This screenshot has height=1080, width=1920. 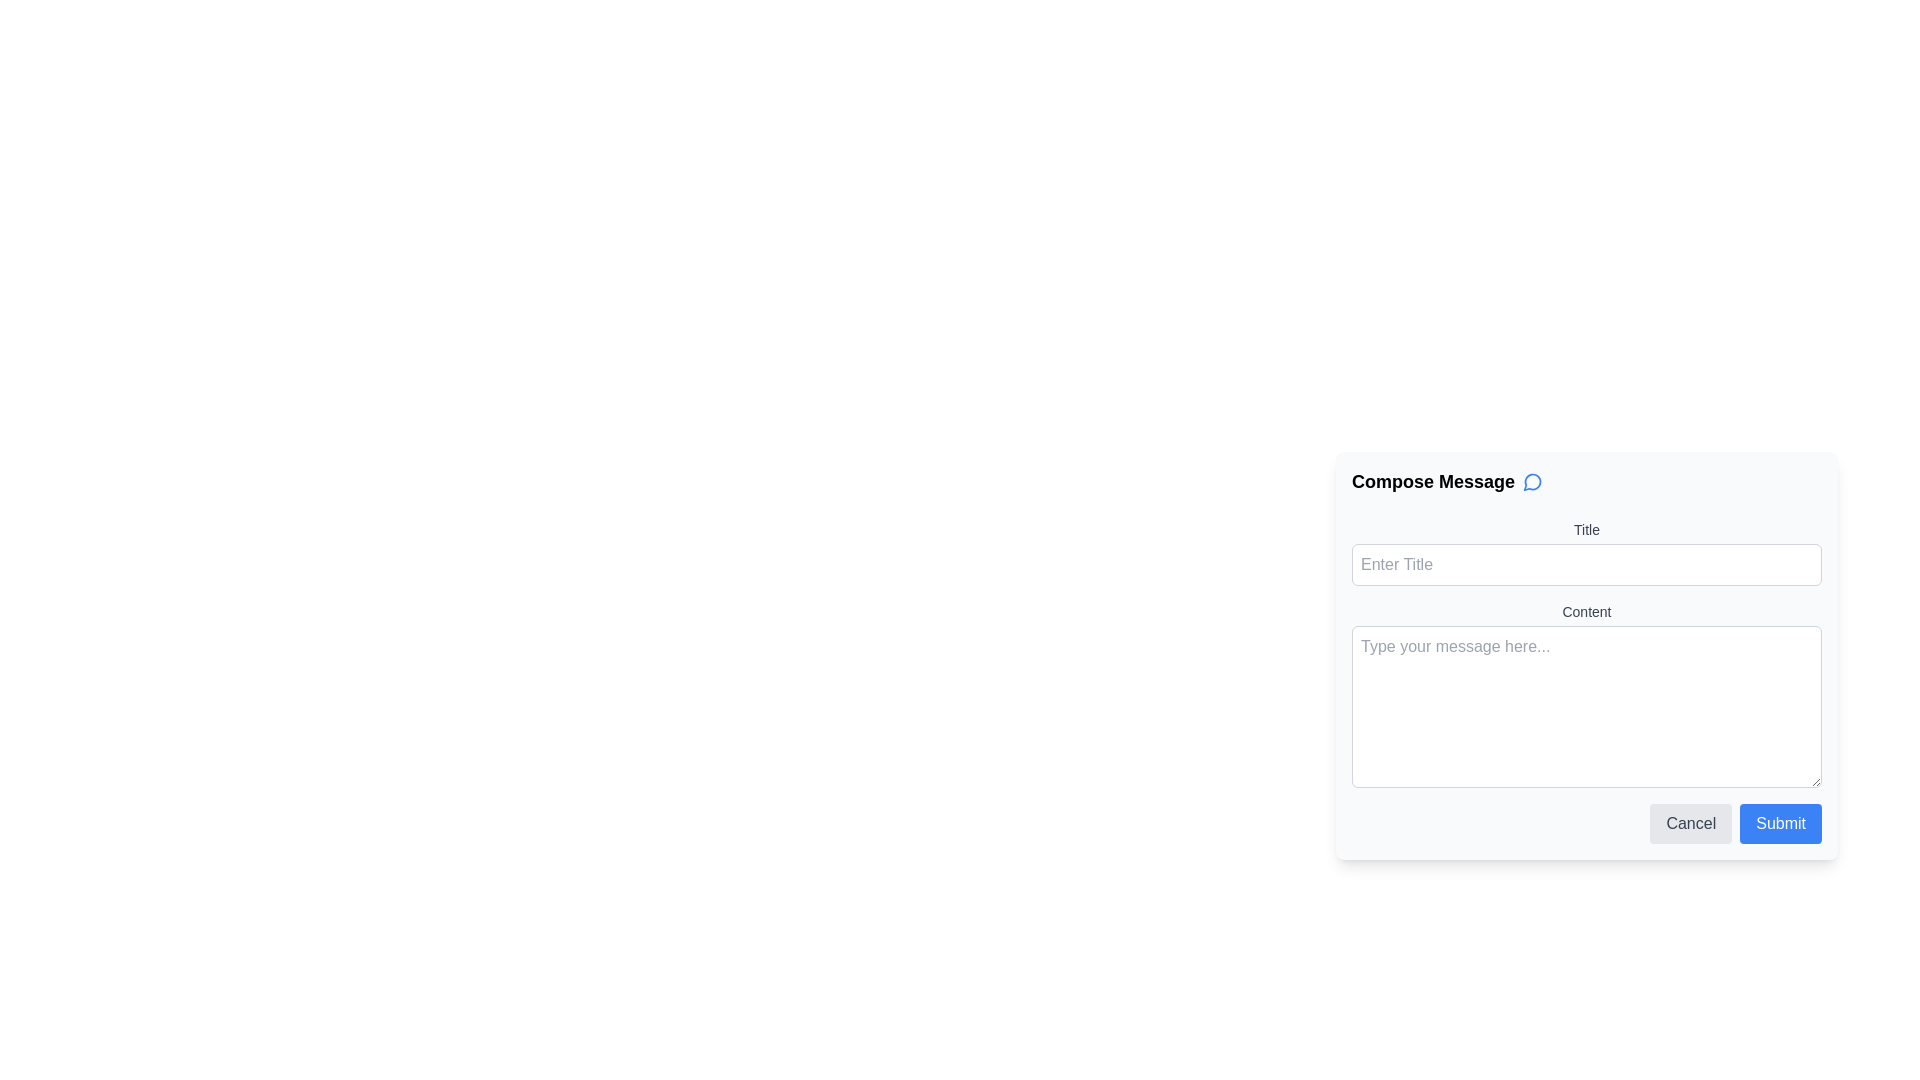 I want to click on the 'Submit' button located in the 'Compose Message' modal dialog, so click(x=1780, y=824).